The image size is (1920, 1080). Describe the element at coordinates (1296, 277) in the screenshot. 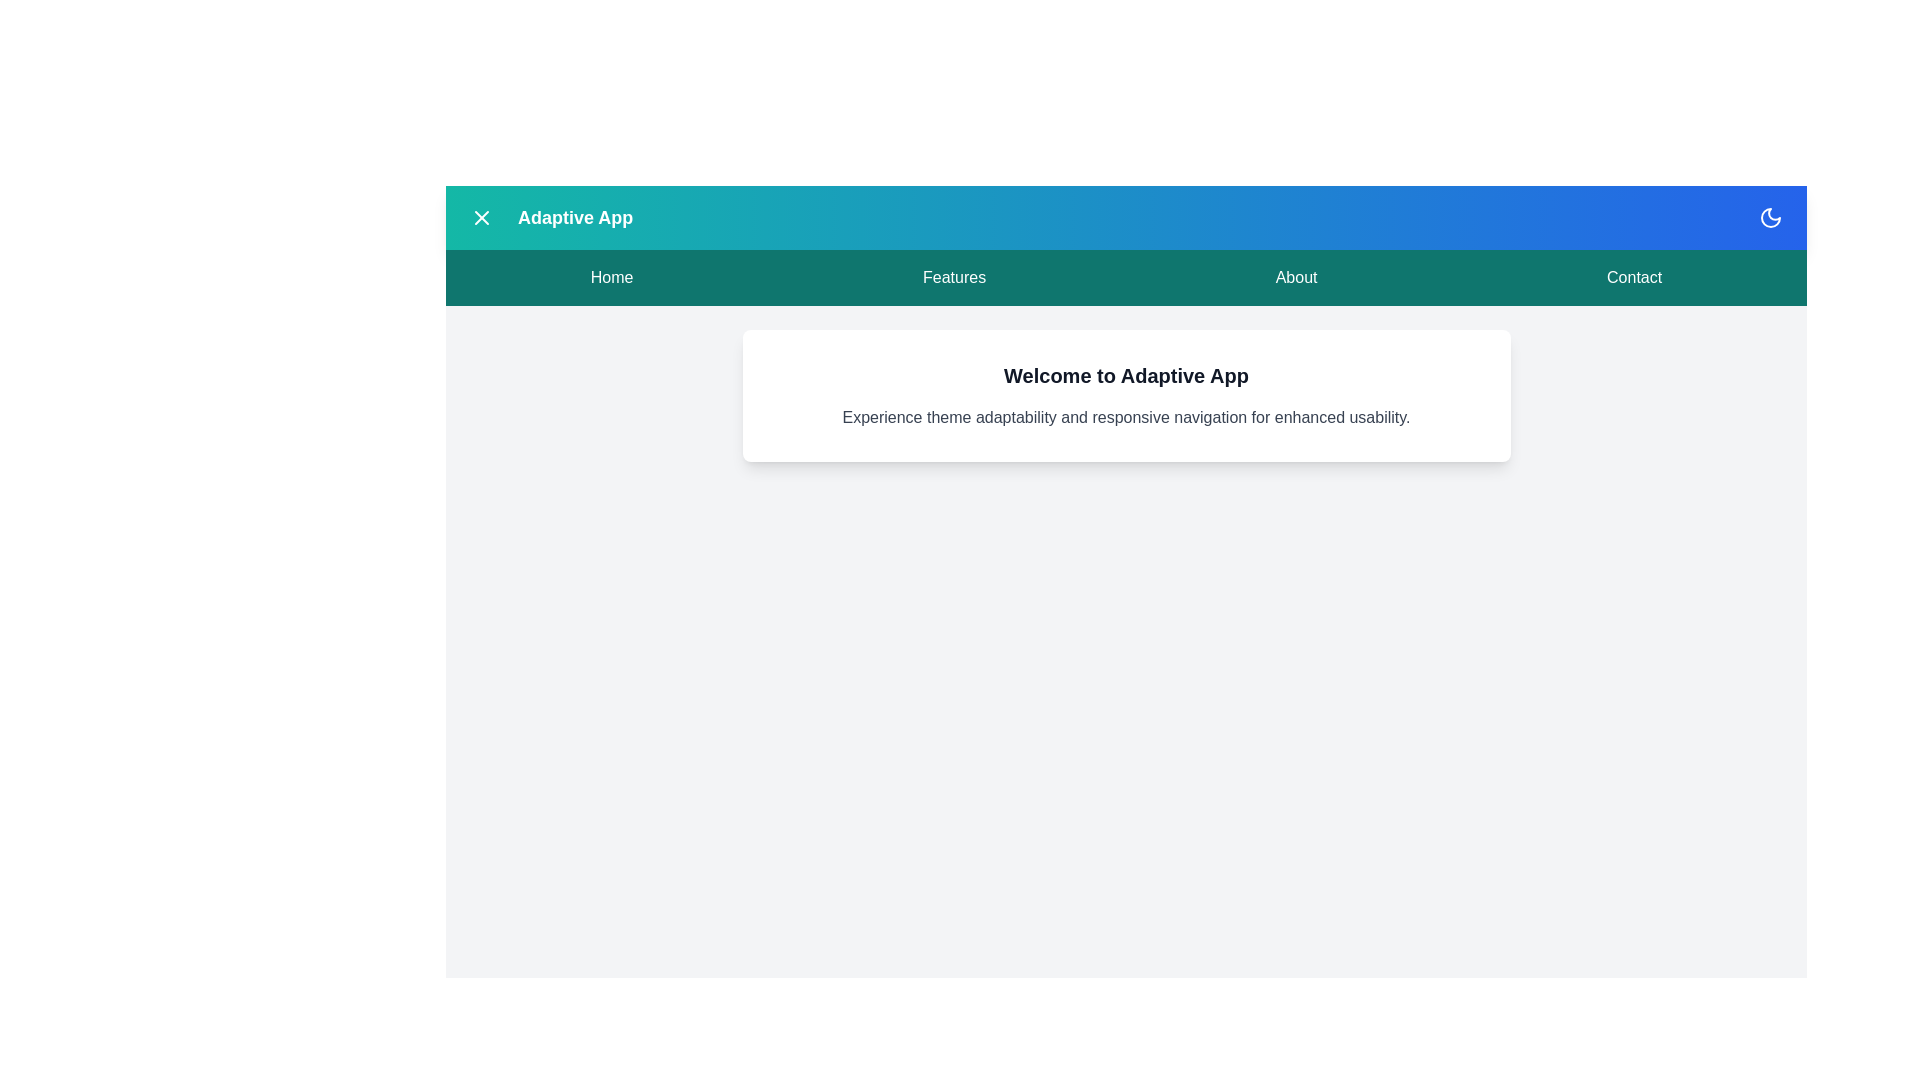

I see `the menu item corresponding to About to navigate to the respective section` at that location.